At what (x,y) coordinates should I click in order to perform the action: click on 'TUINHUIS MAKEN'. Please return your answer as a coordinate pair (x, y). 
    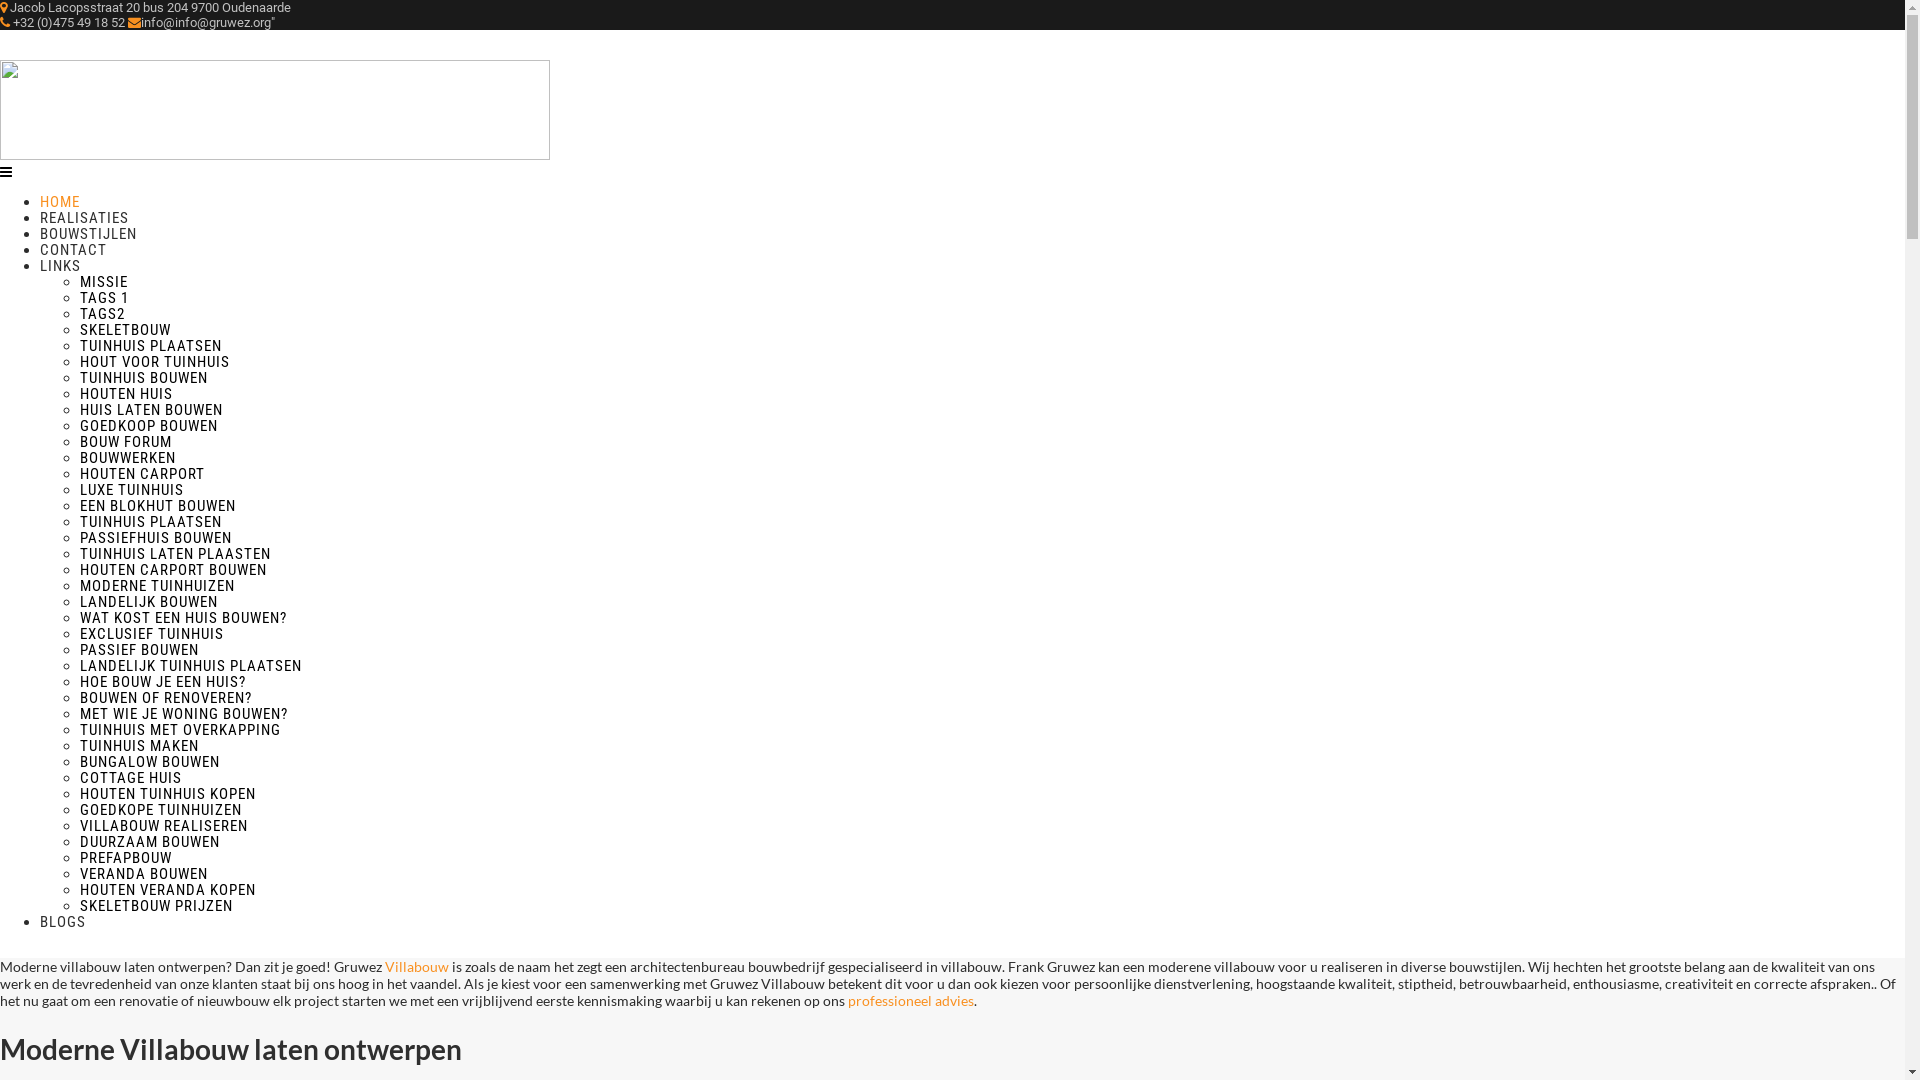
    Looking at the image, I should click on (138, 745).